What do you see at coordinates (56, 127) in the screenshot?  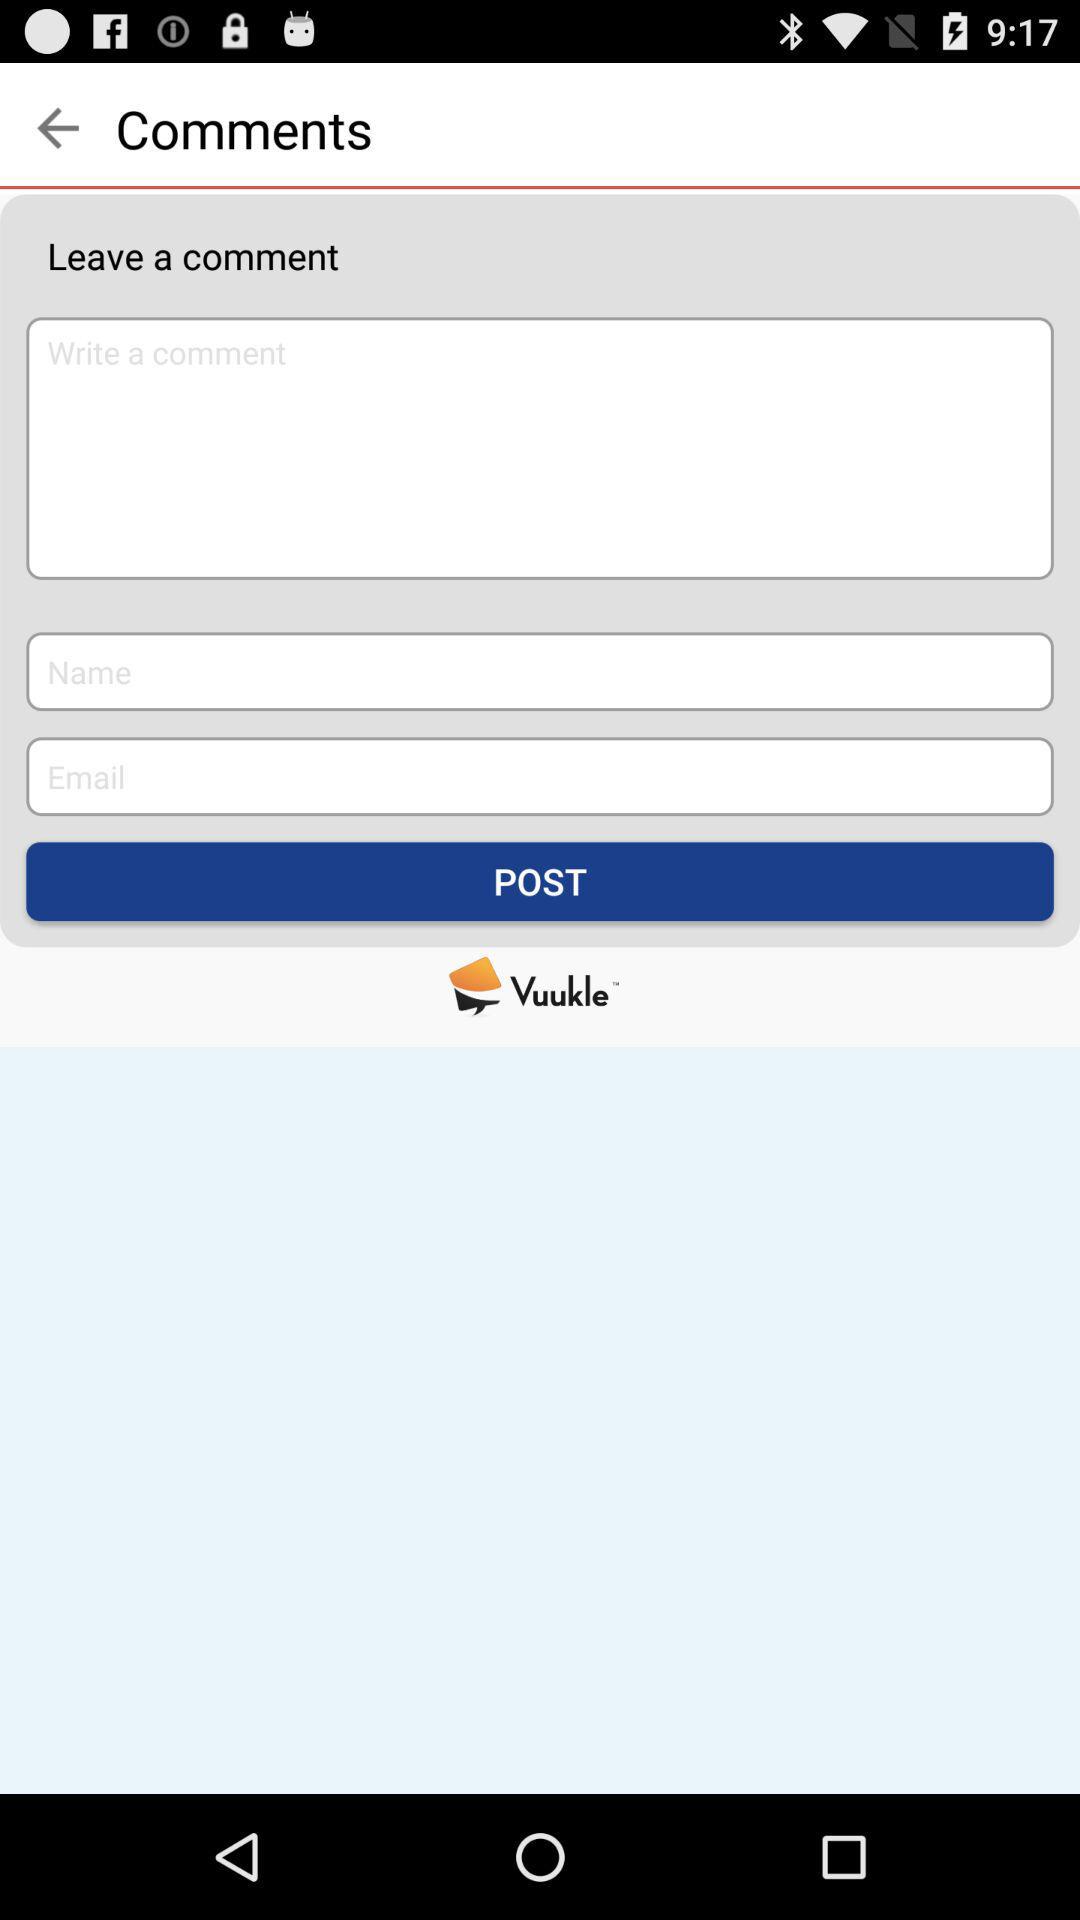 I see `go back` at bounding box center [56, 127].